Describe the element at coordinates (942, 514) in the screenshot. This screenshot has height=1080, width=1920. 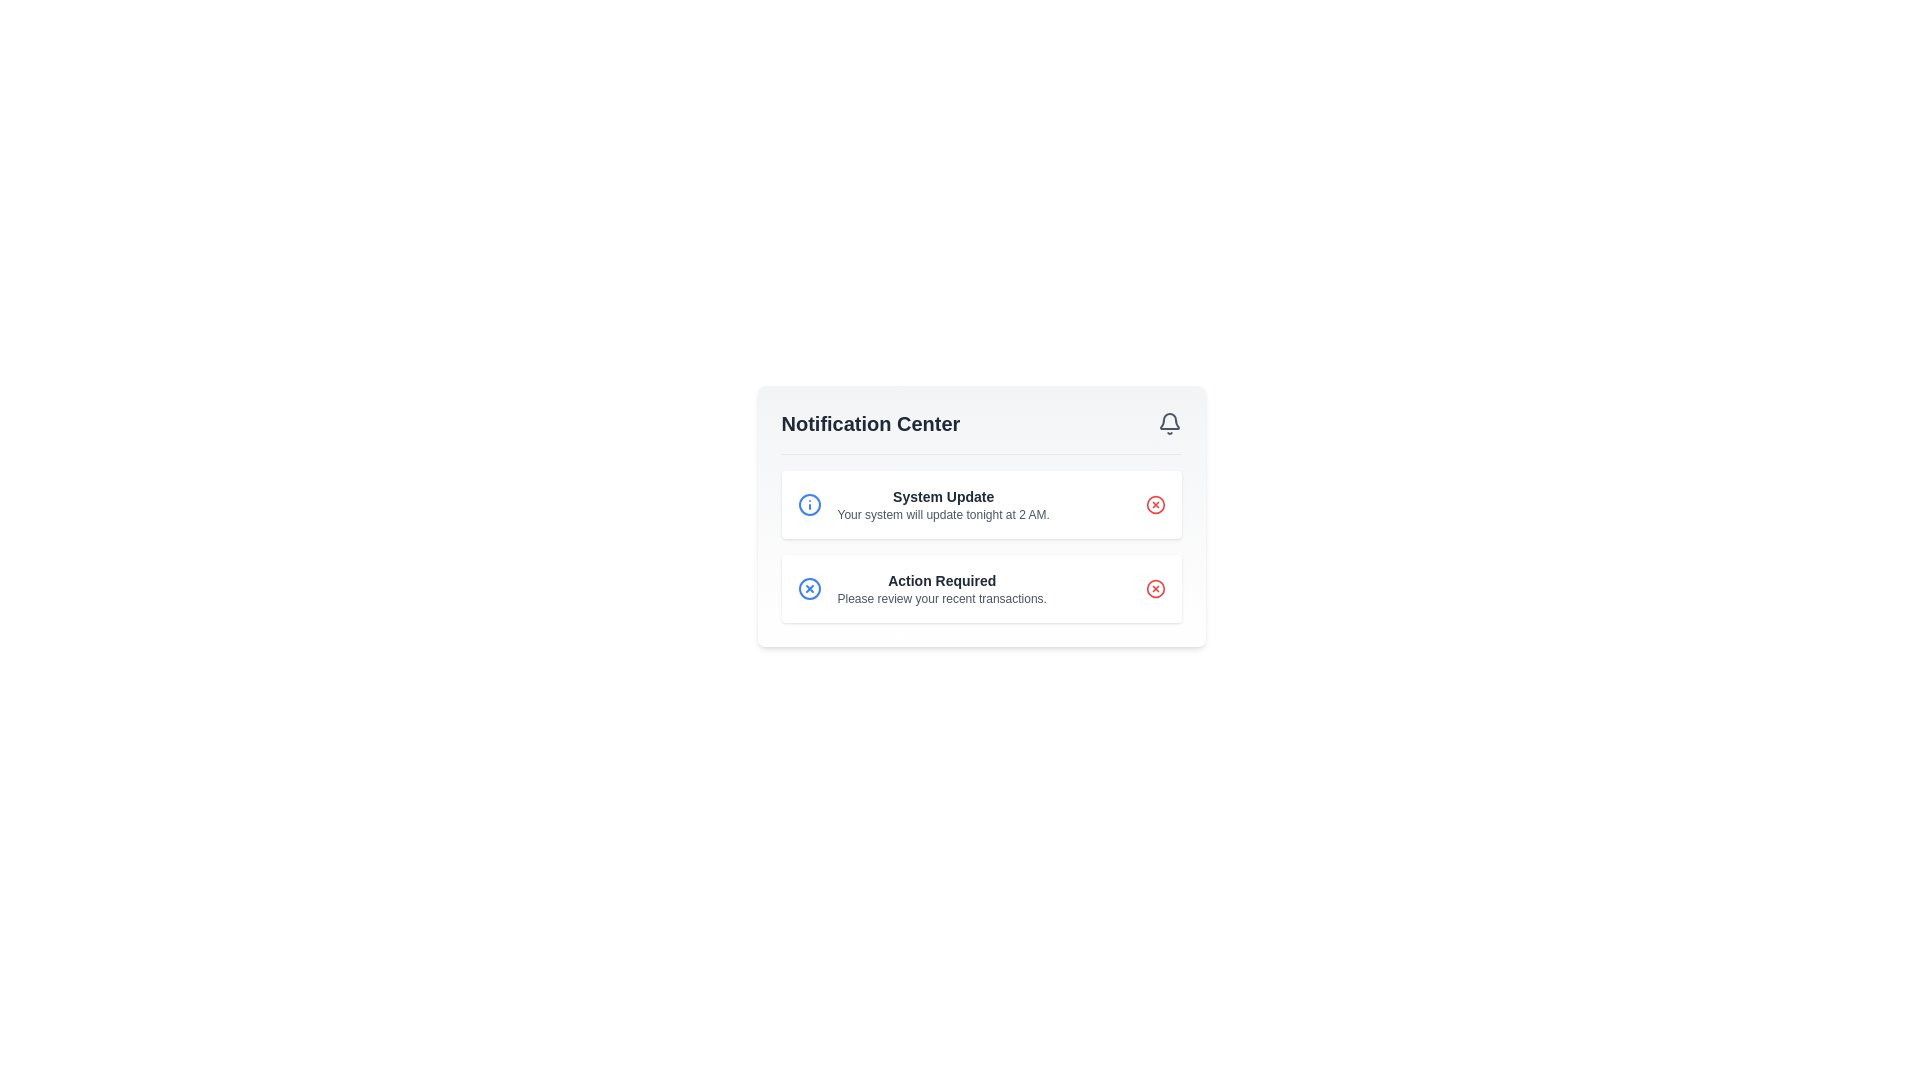
I see `the text label informing about the upcoming system update scheduled at 2 AM in the Notification Center interface` at that location.